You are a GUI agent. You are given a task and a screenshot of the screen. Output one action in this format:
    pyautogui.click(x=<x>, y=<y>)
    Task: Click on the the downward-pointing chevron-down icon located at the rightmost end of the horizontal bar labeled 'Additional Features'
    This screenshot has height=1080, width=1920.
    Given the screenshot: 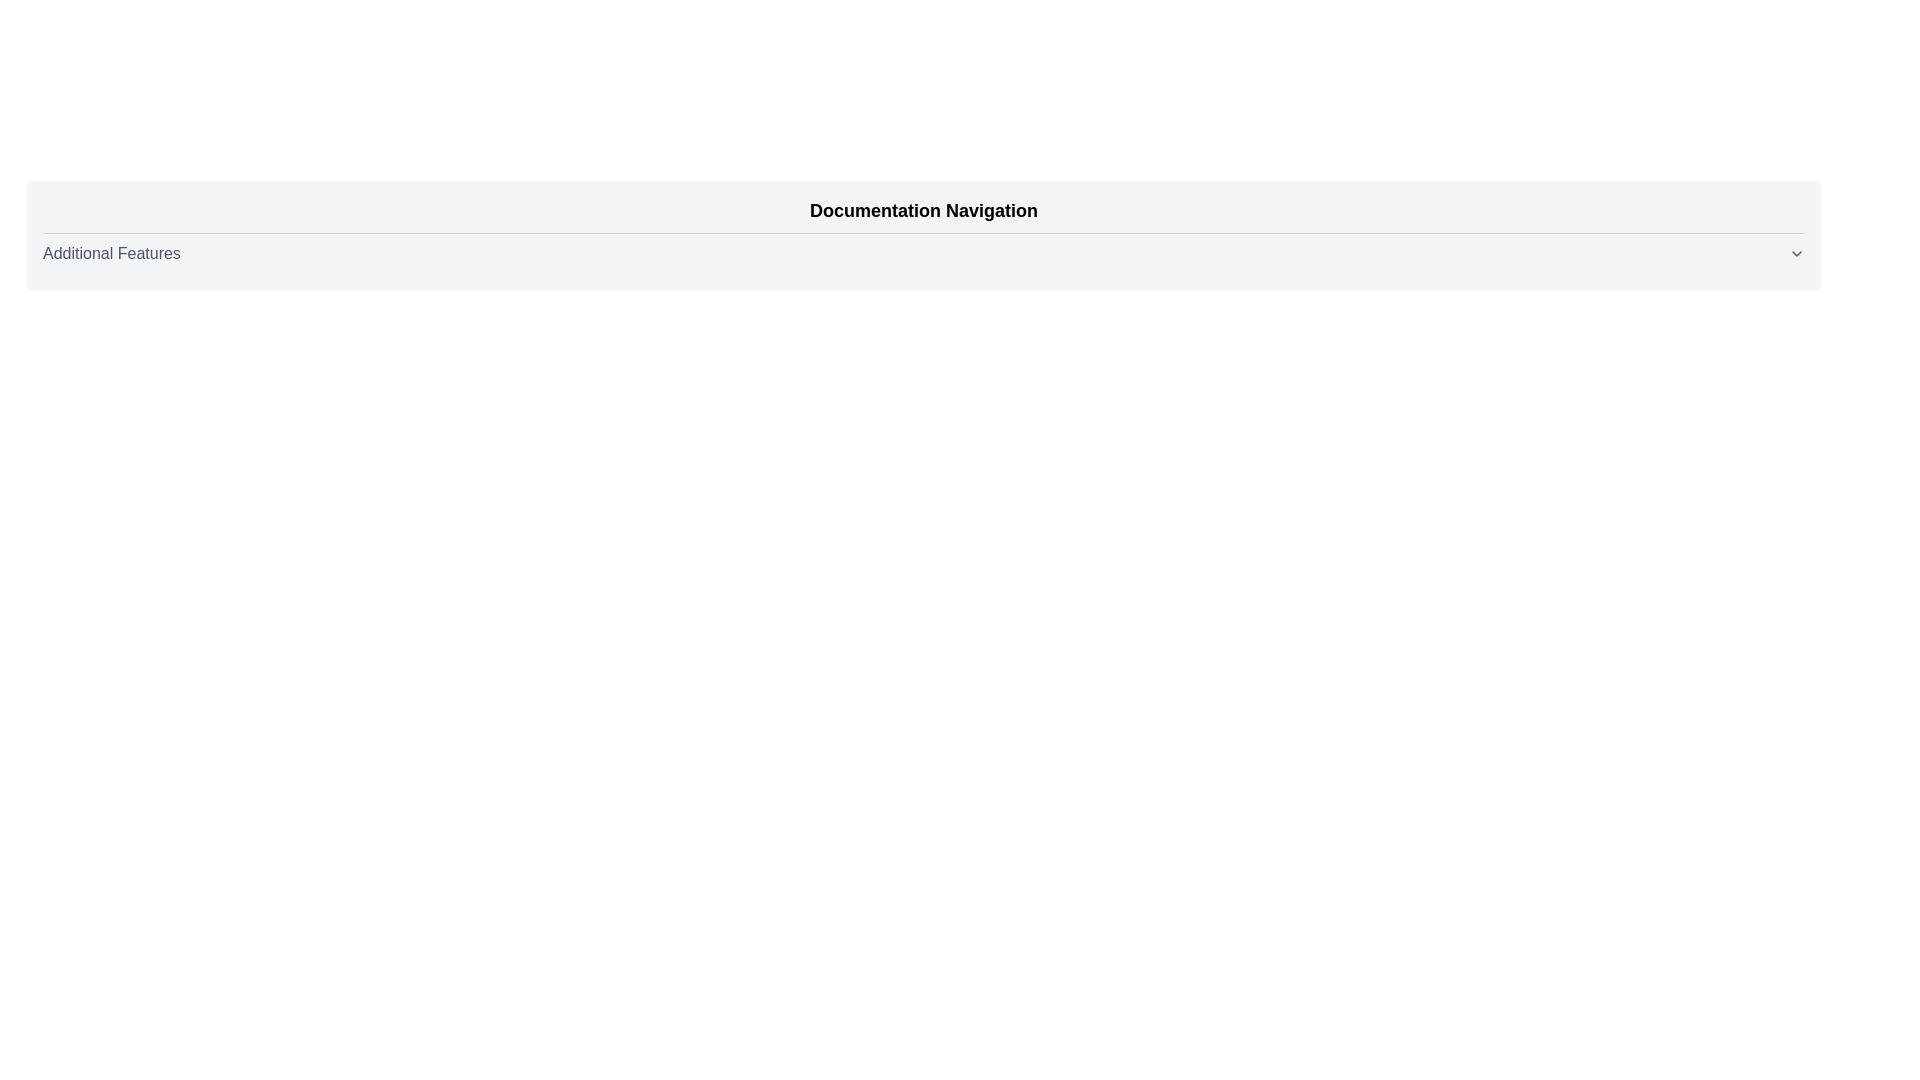 What is the action you would take?
    pyautogui.click(x=1796, y=253)
    